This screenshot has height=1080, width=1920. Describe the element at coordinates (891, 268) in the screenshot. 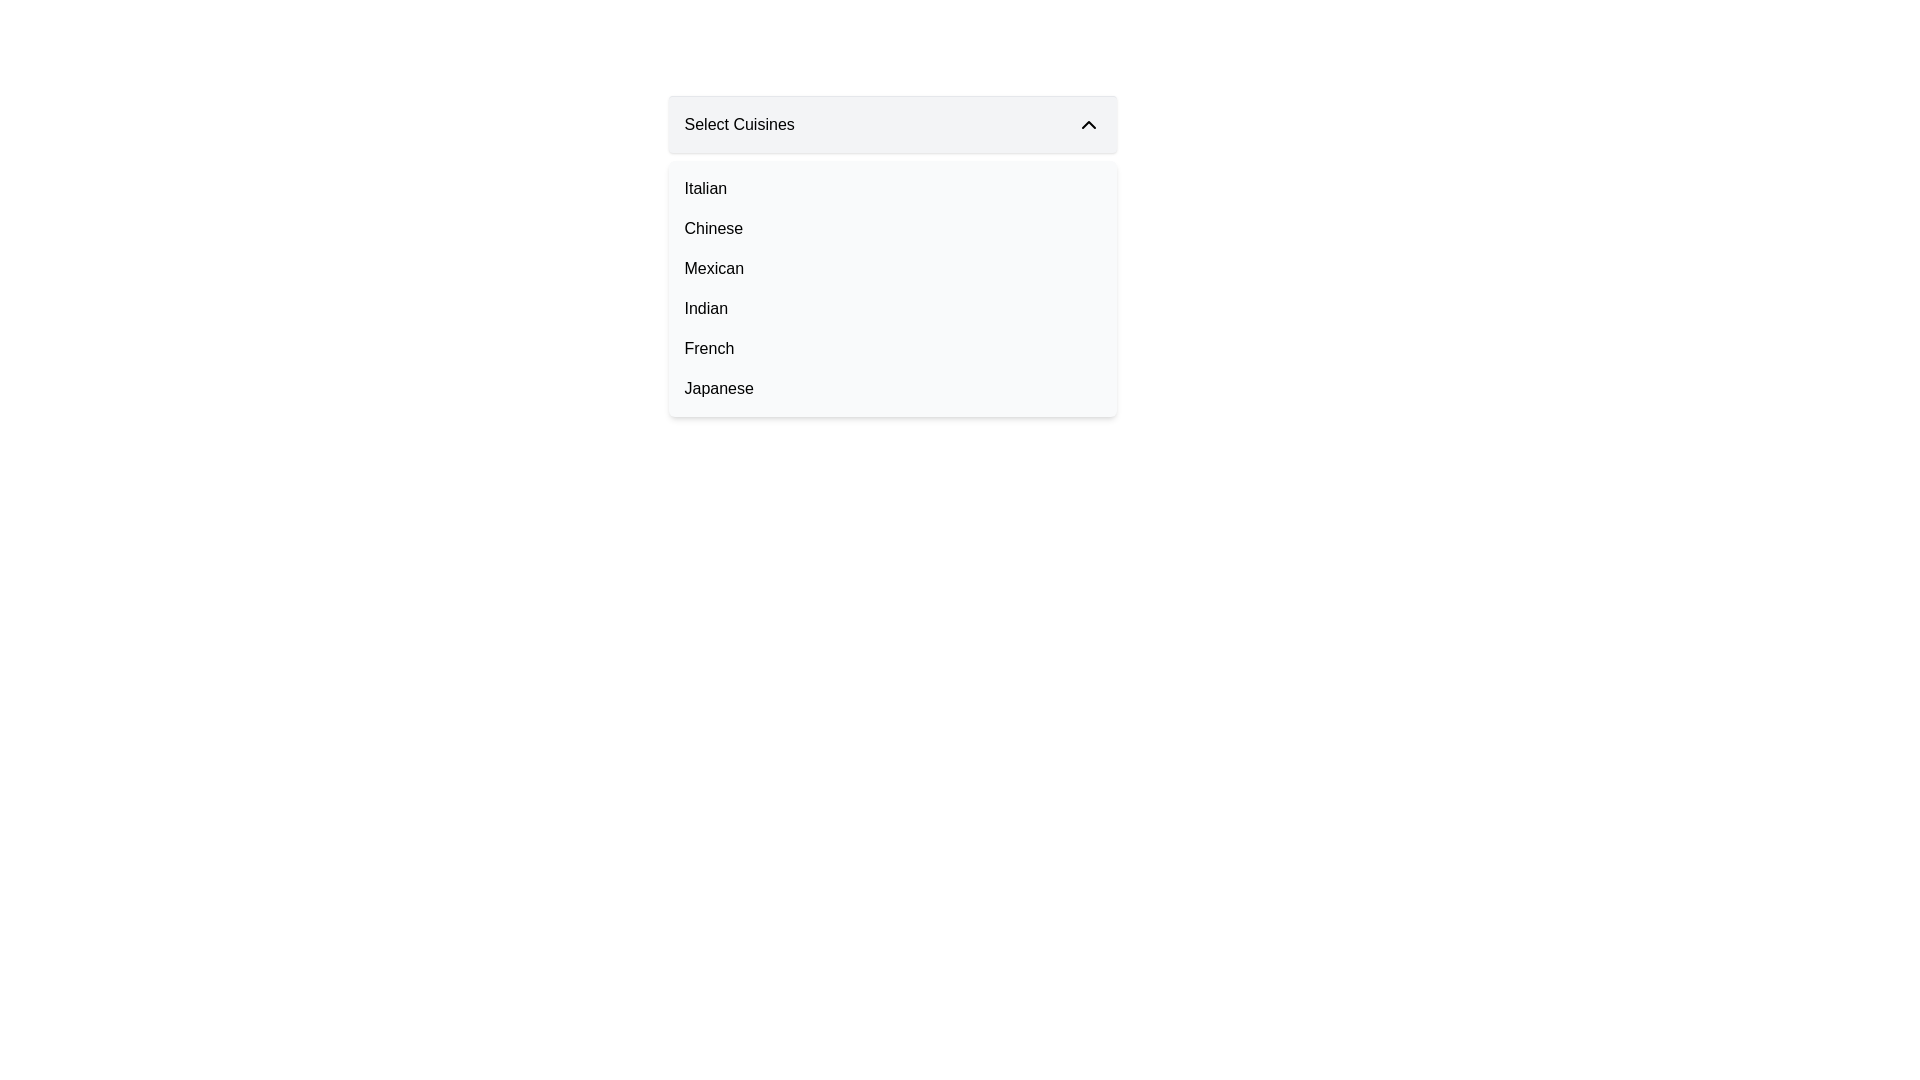

I see `the selectable option for 'Mexican' cuisine in the dropdown menu` at that location.